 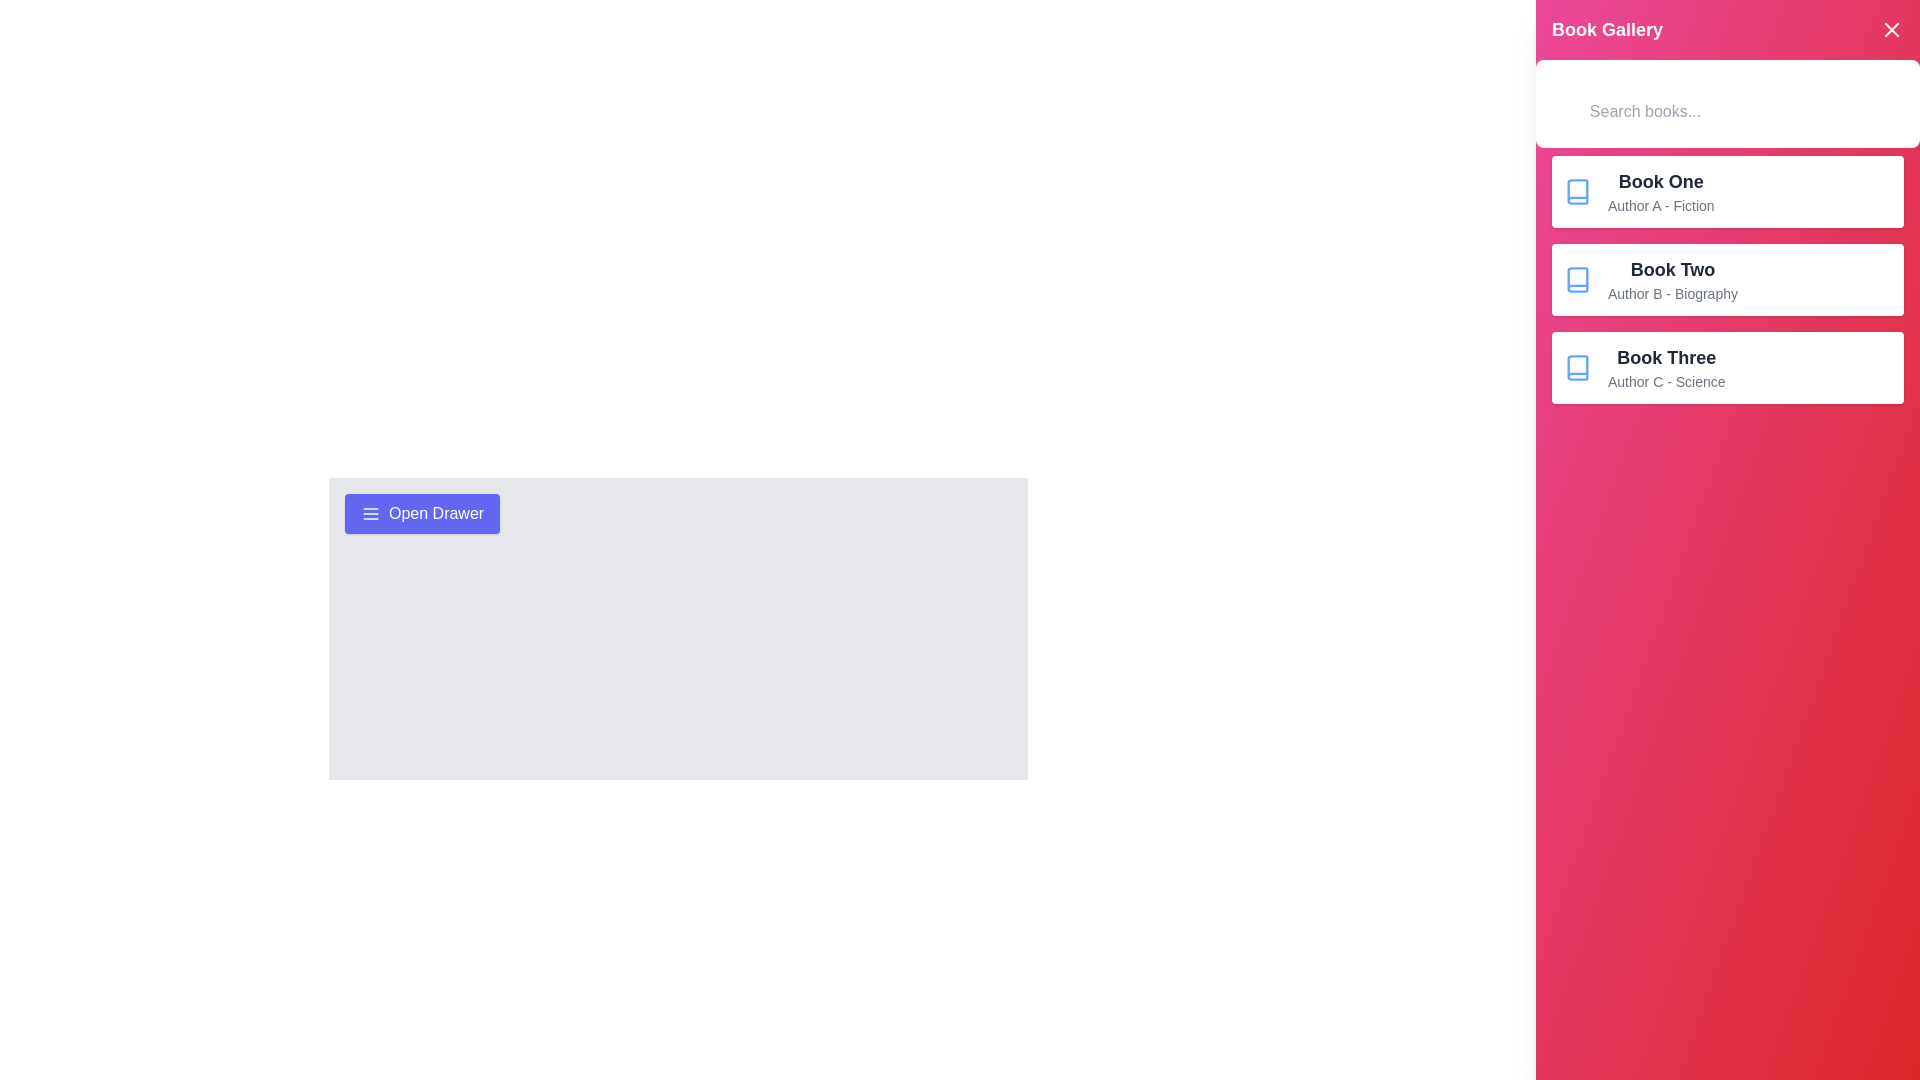 What do you see at coordinates (421, 512) in the screenshot?
I see `toggle button to change the drawer's state` at bounding box center [421, 512].